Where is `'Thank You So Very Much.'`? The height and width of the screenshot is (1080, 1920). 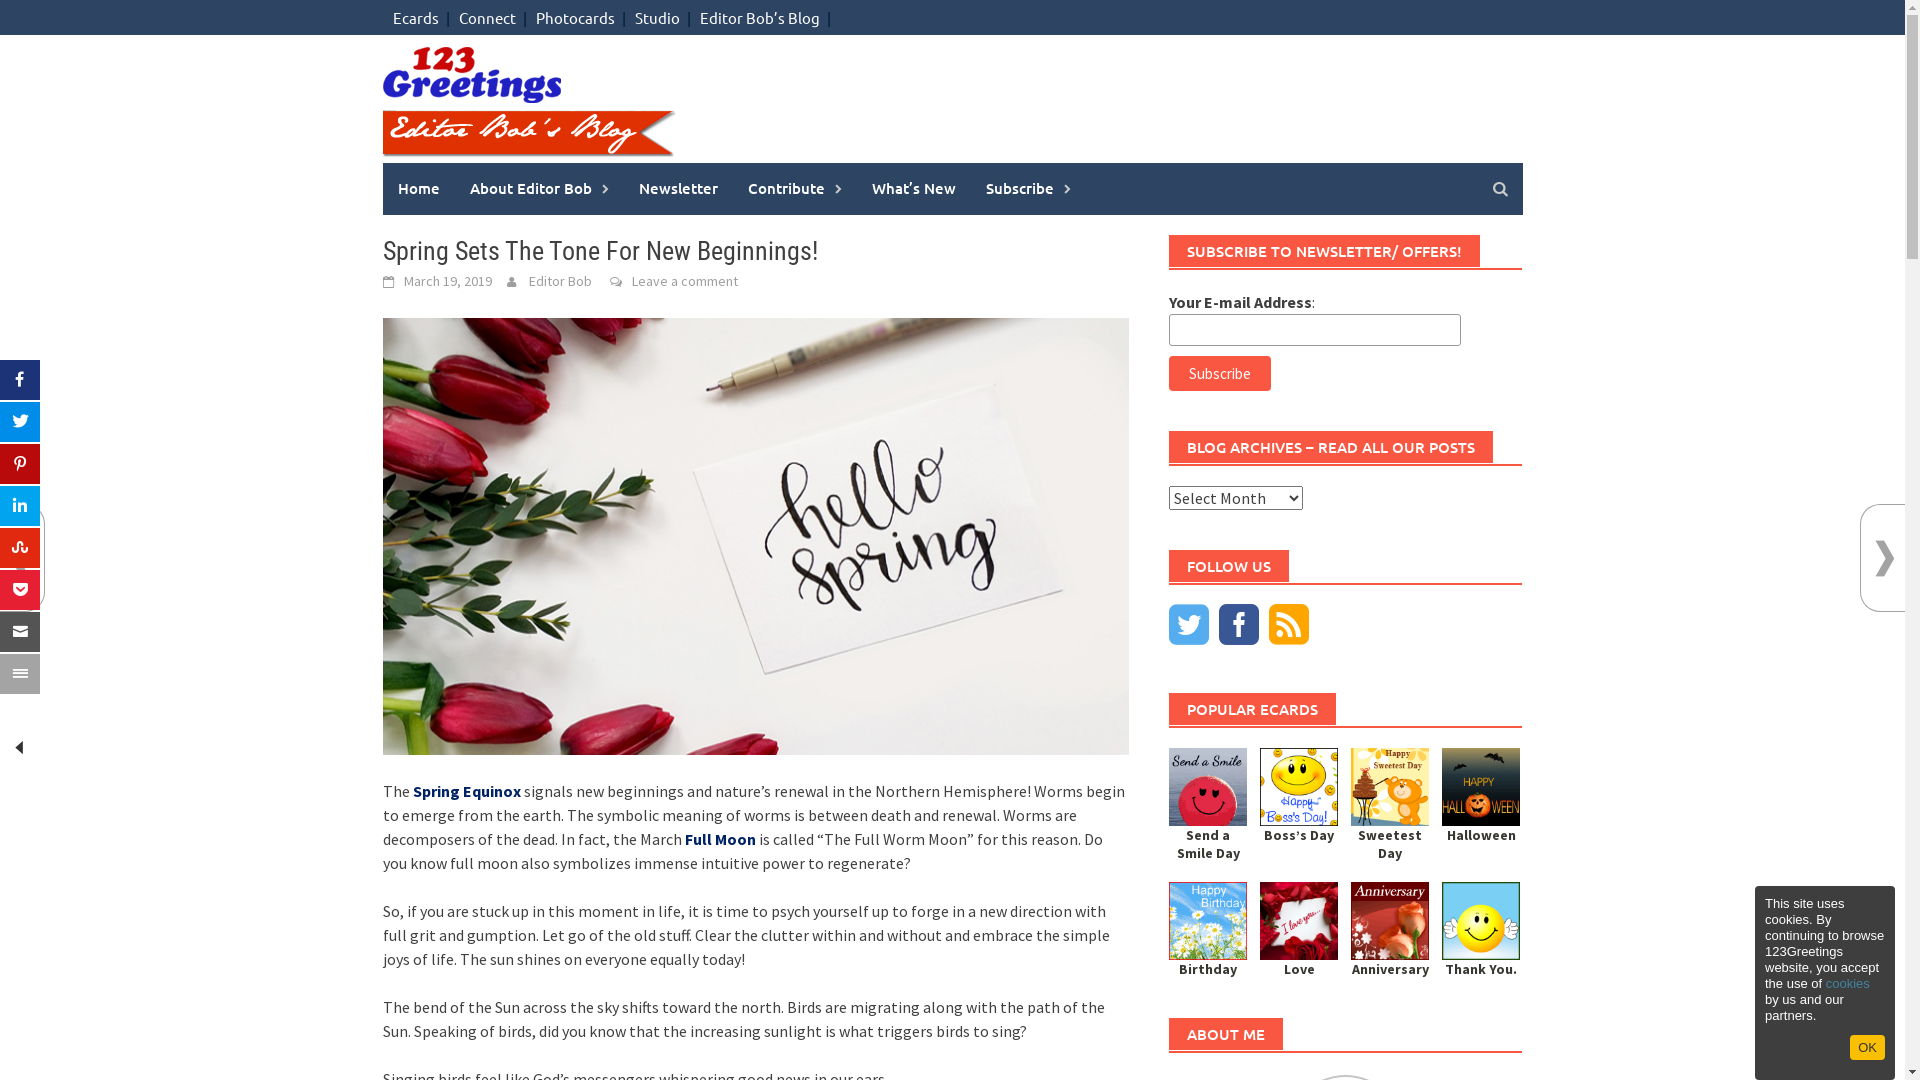 'Thank You So Very Much.' is located at coordinates (1481, 921).